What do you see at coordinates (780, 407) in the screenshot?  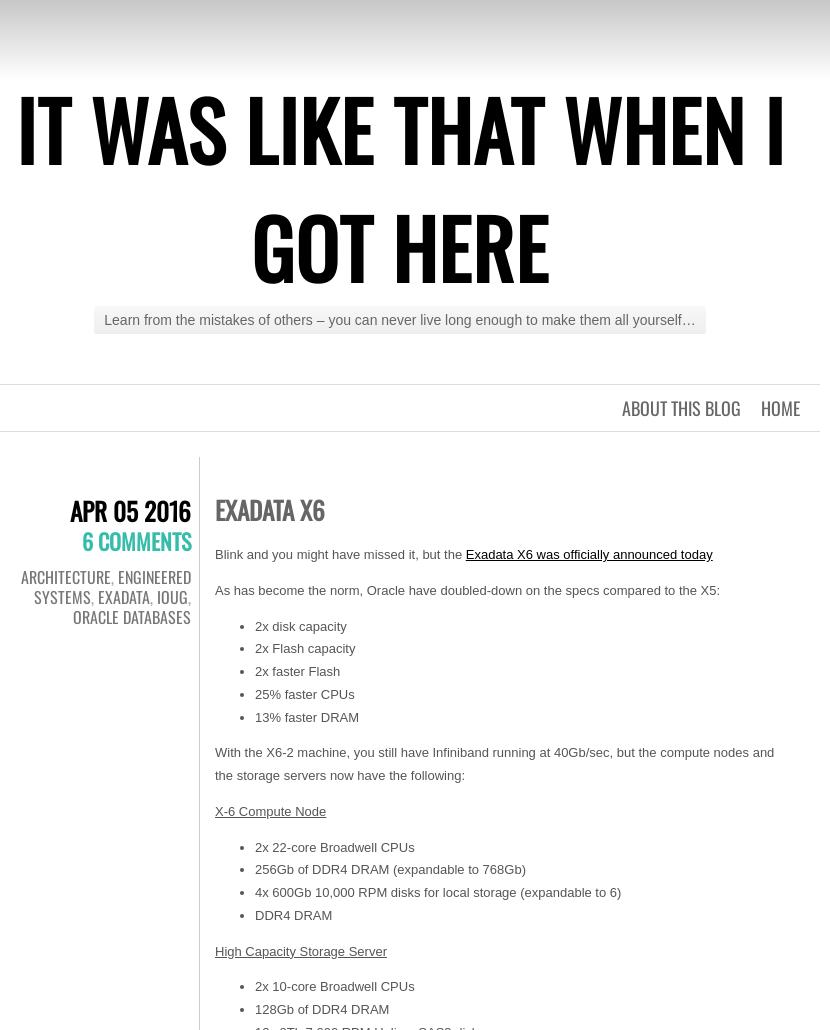 I see `'Home'` at bounding box center [780, 407].